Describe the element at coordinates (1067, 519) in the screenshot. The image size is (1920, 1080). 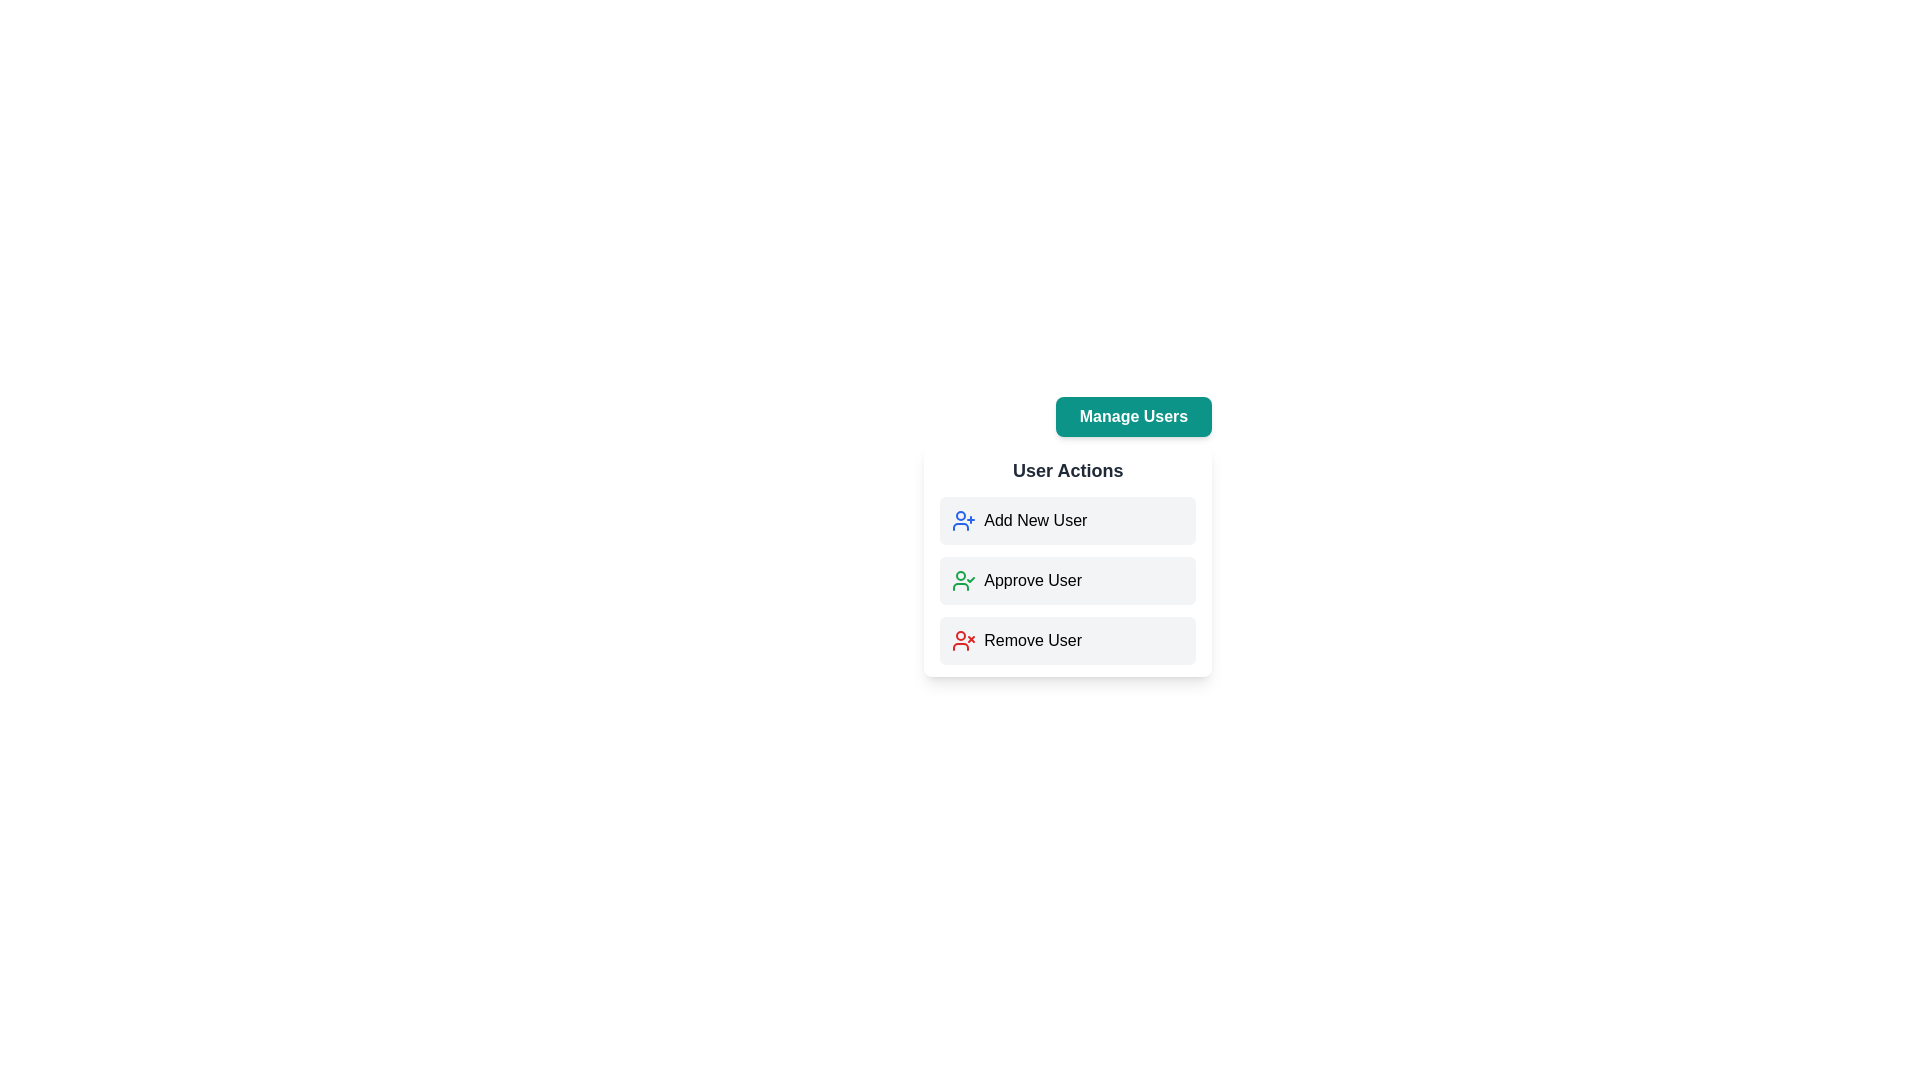
I see `the 'Add User' button located at the top of the 'User Actions' list` at that location.